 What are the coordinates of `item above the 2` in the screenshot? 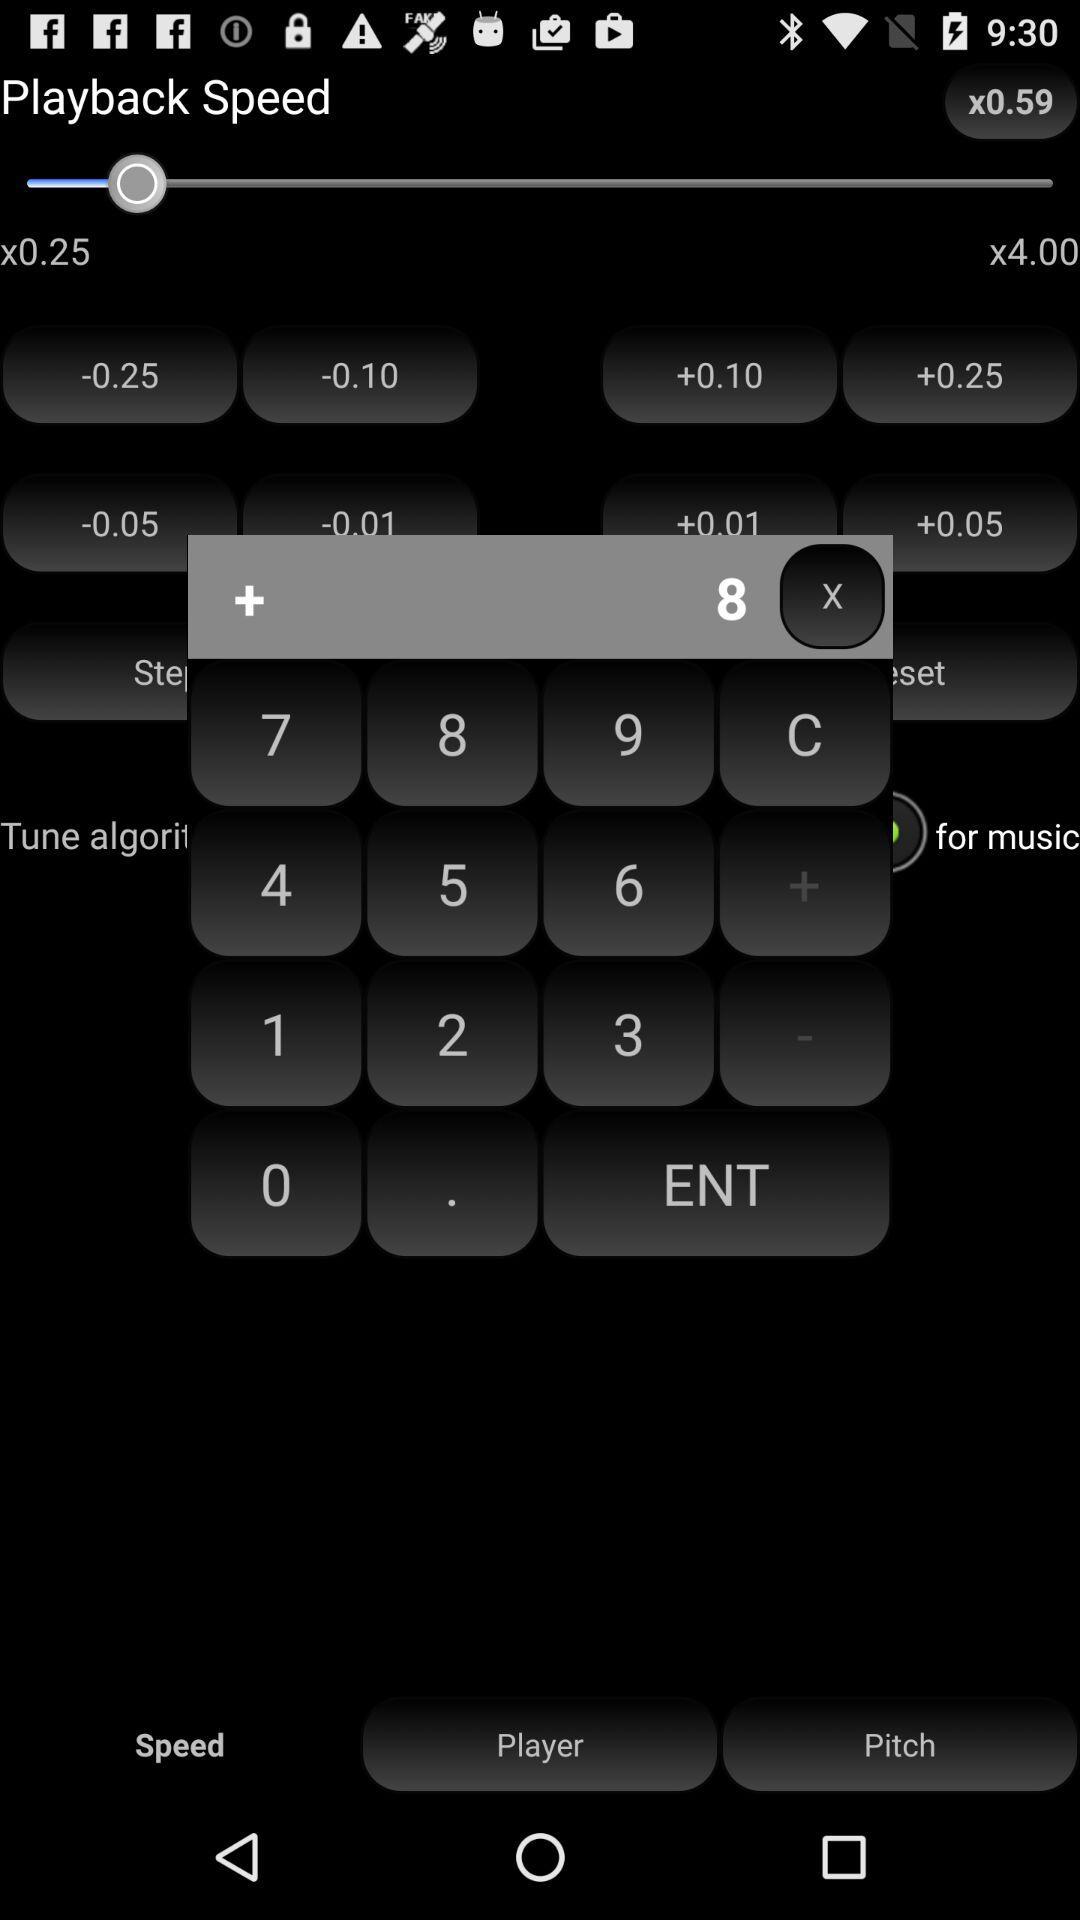 It's located at (627, 882).